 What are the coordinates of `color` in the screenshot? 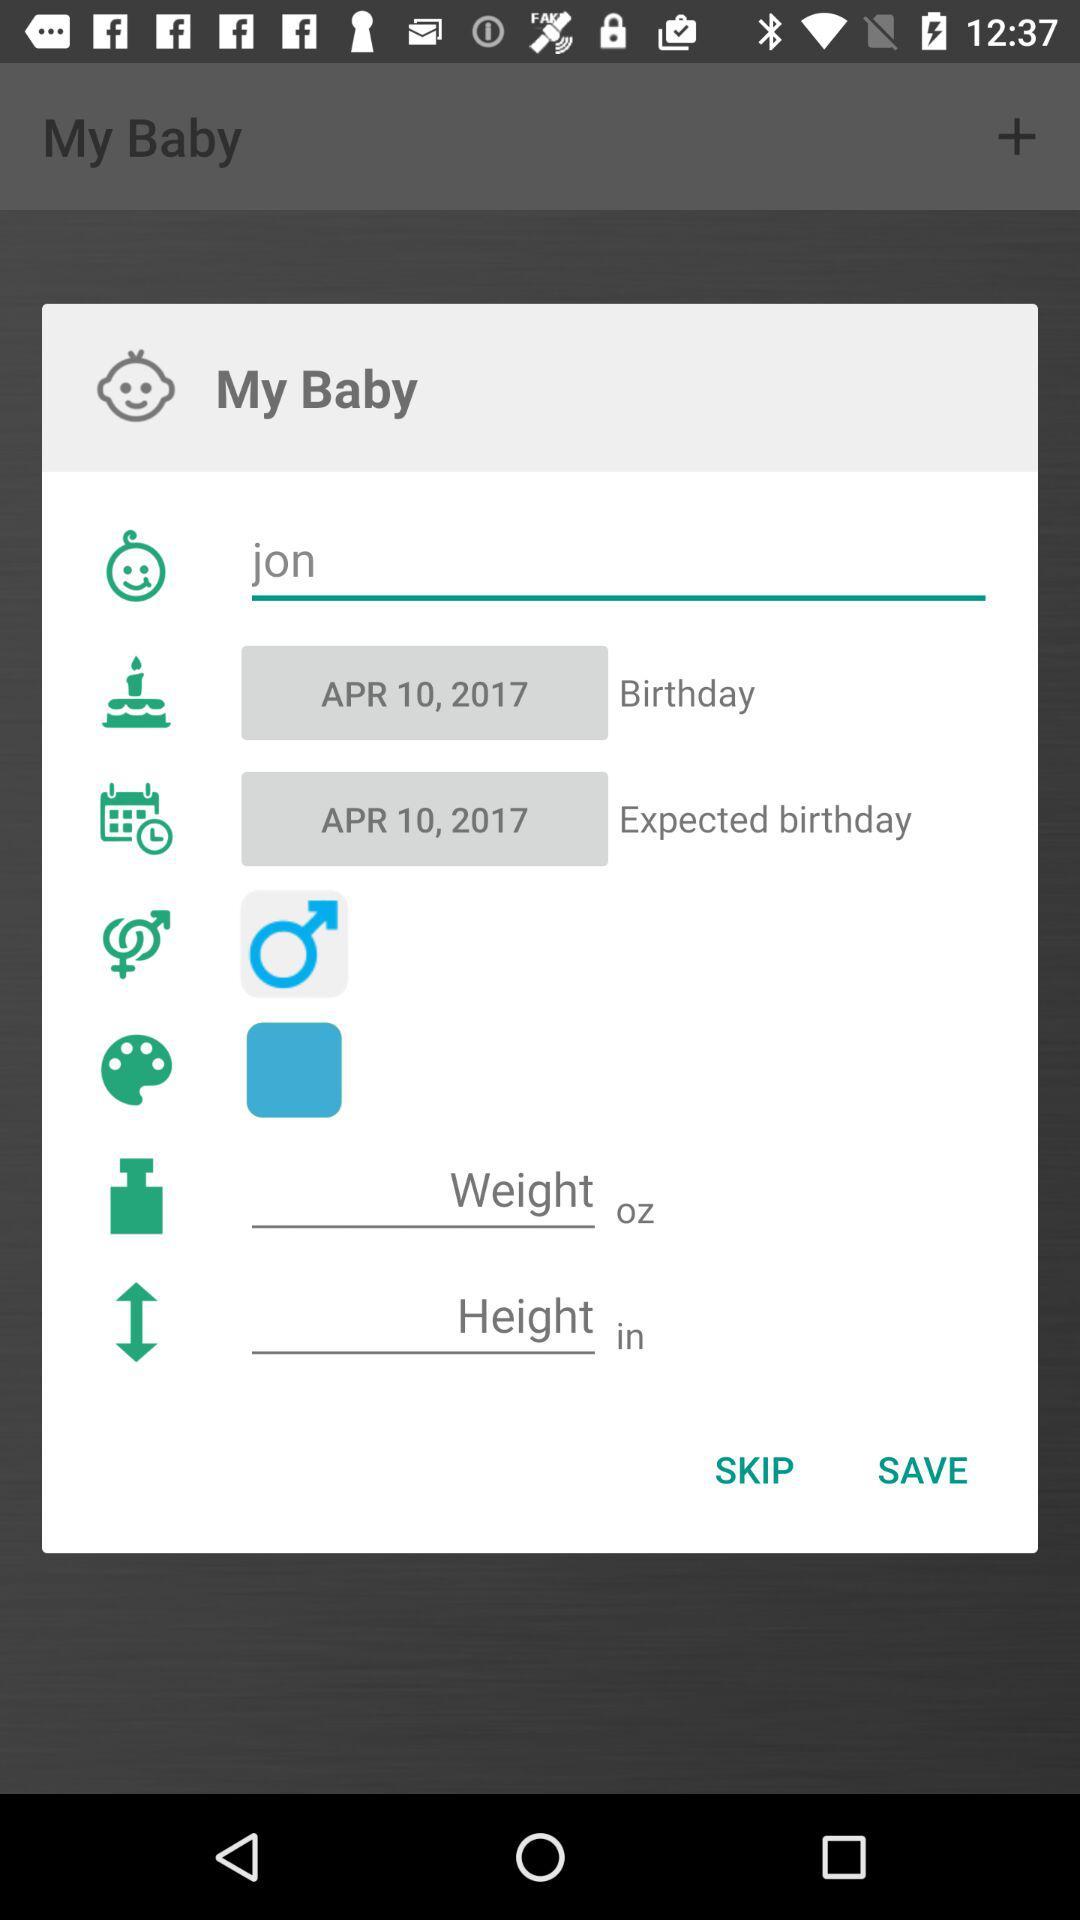 It's located at (293, 1069).